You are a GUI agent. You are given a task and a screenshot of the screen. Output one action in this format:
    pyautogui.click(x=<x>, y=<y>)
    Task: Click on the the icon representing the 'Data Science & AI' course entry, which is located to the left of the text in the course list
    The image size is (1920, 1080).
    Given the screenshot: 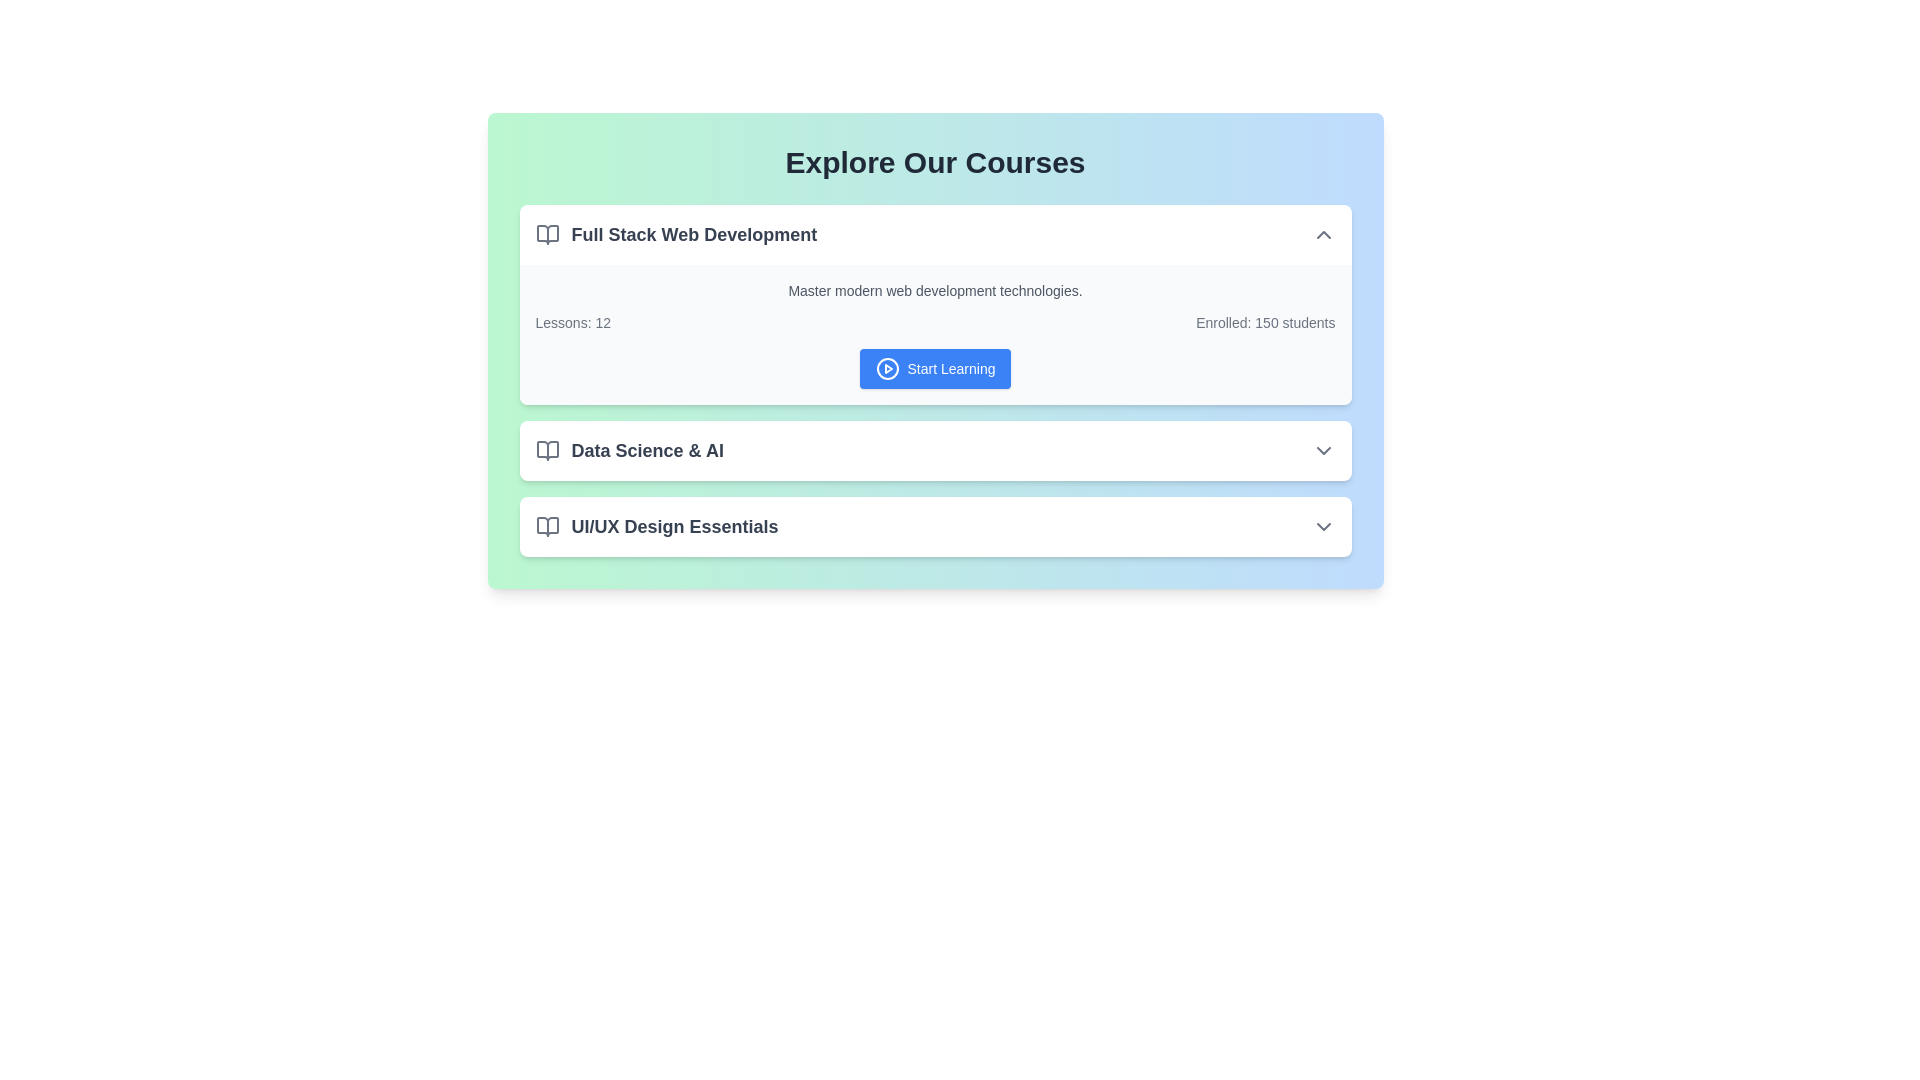 What is the action you would take?
    pyautogui.click(x=547, y=451)
    